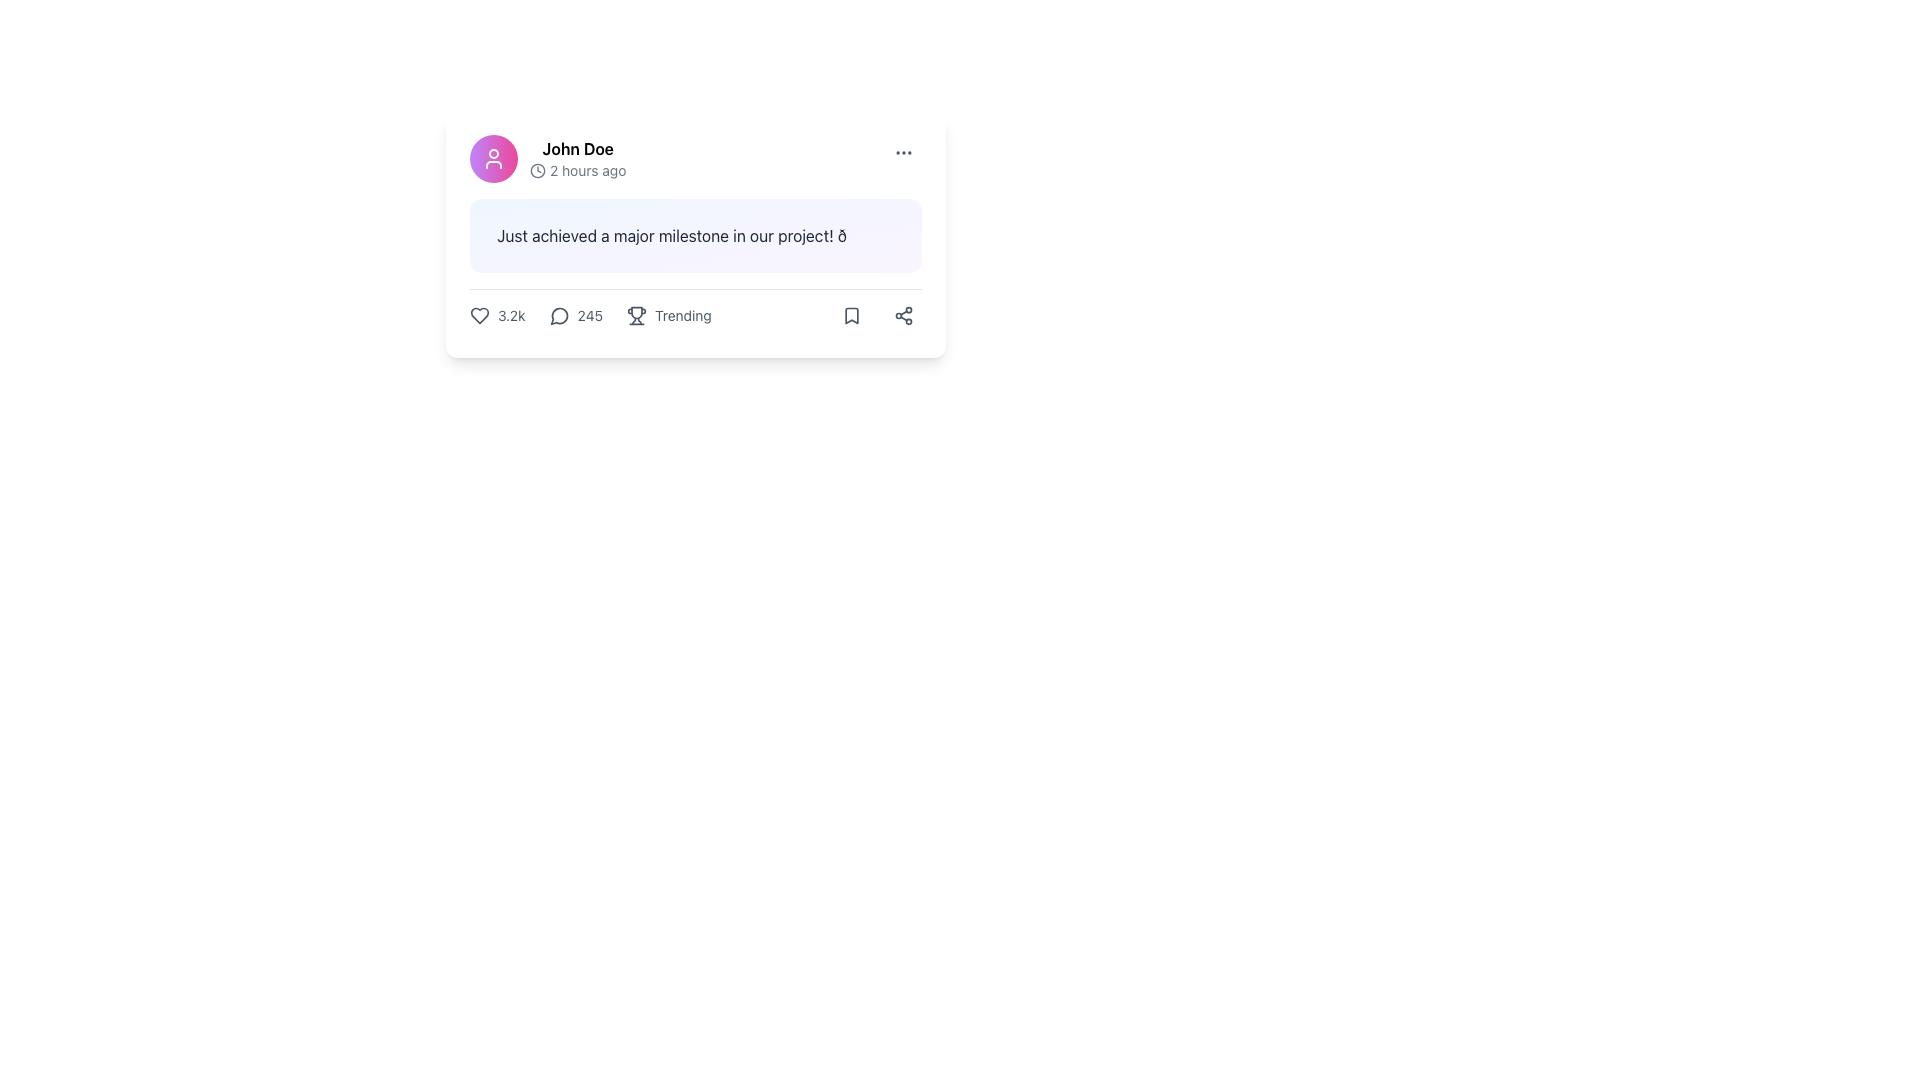  What do you see at coordinates (494, 157) in the screenshot?
I see `the Avatar icon, which is a circular icon with a gradient background transitioning from purple to pink, containing a white user silhouette graphic` at bounding box center [494, 157].